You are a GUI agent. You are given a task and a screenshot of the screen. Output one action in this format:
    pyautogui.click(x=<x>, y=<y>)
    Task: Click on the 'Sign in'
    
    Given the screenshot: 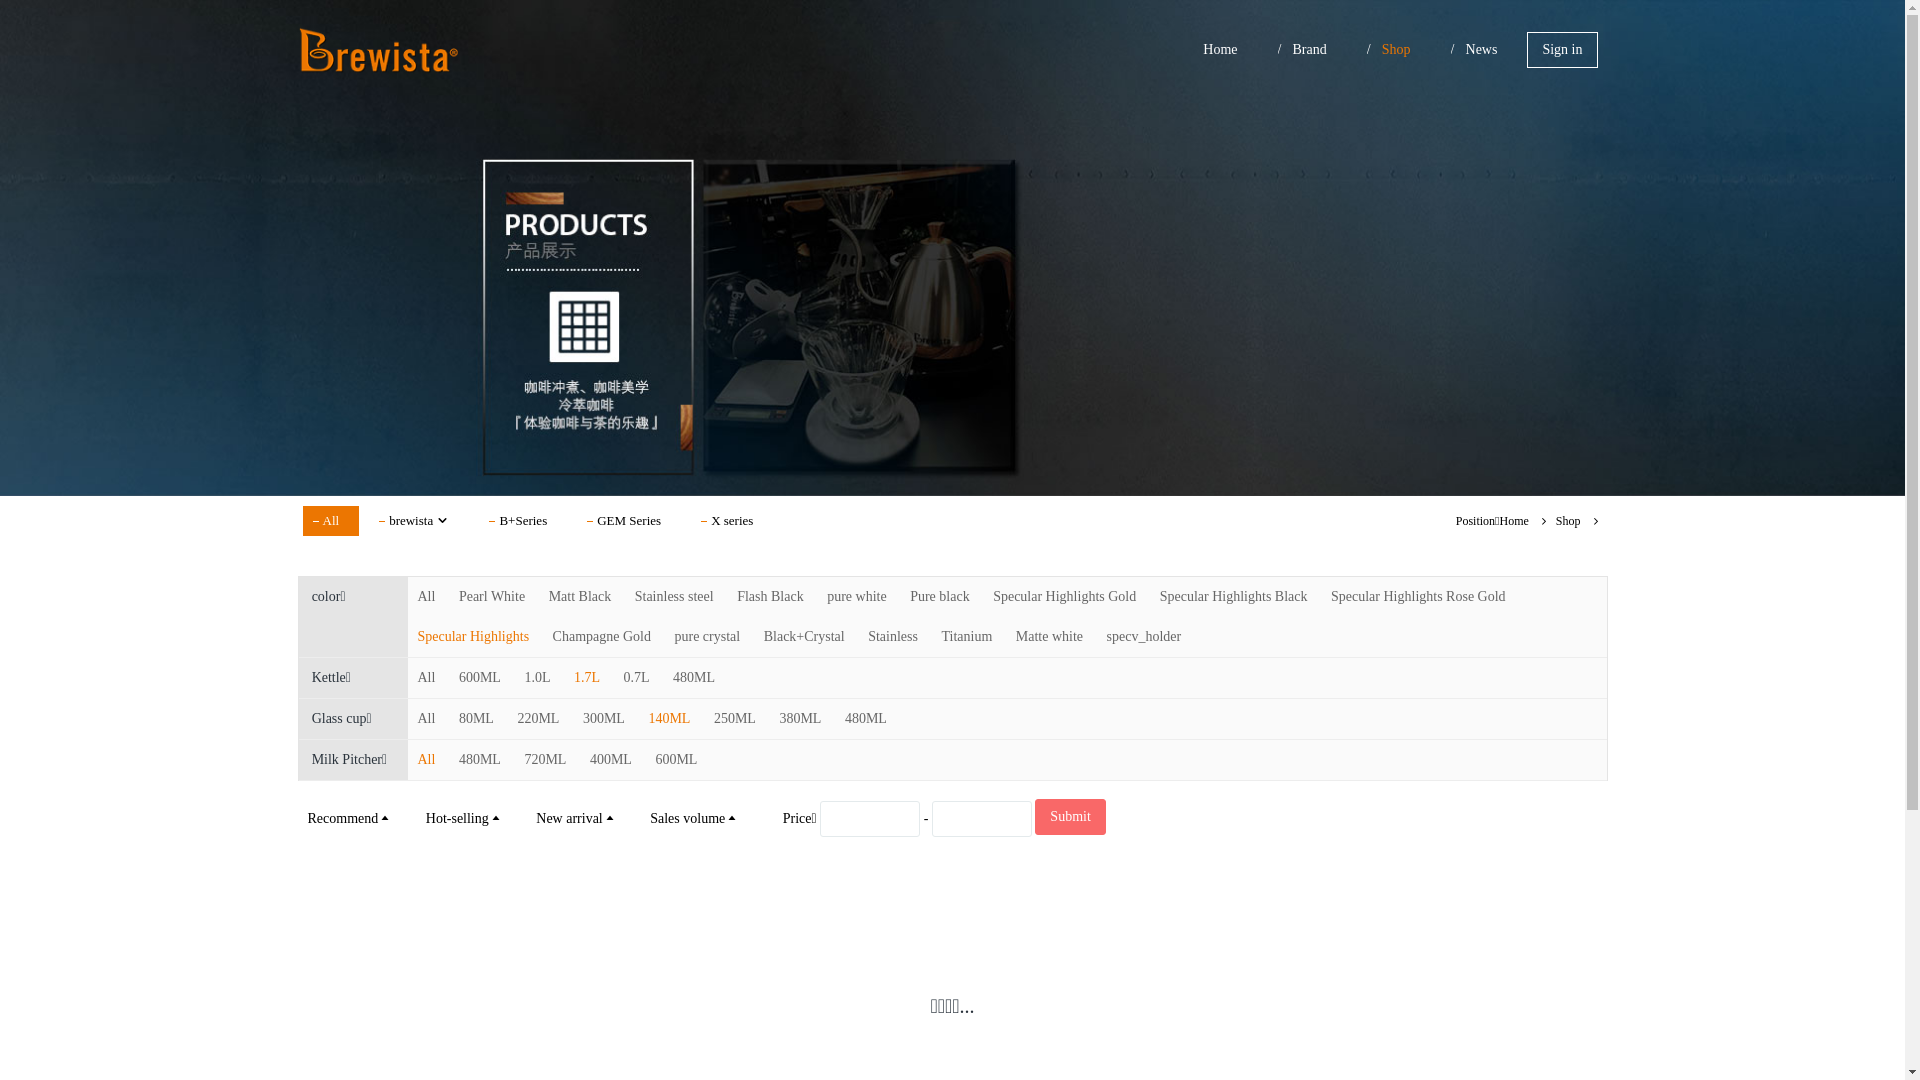 What is the action you would take?
    pyautogui.click(x=1560, y=49)
    